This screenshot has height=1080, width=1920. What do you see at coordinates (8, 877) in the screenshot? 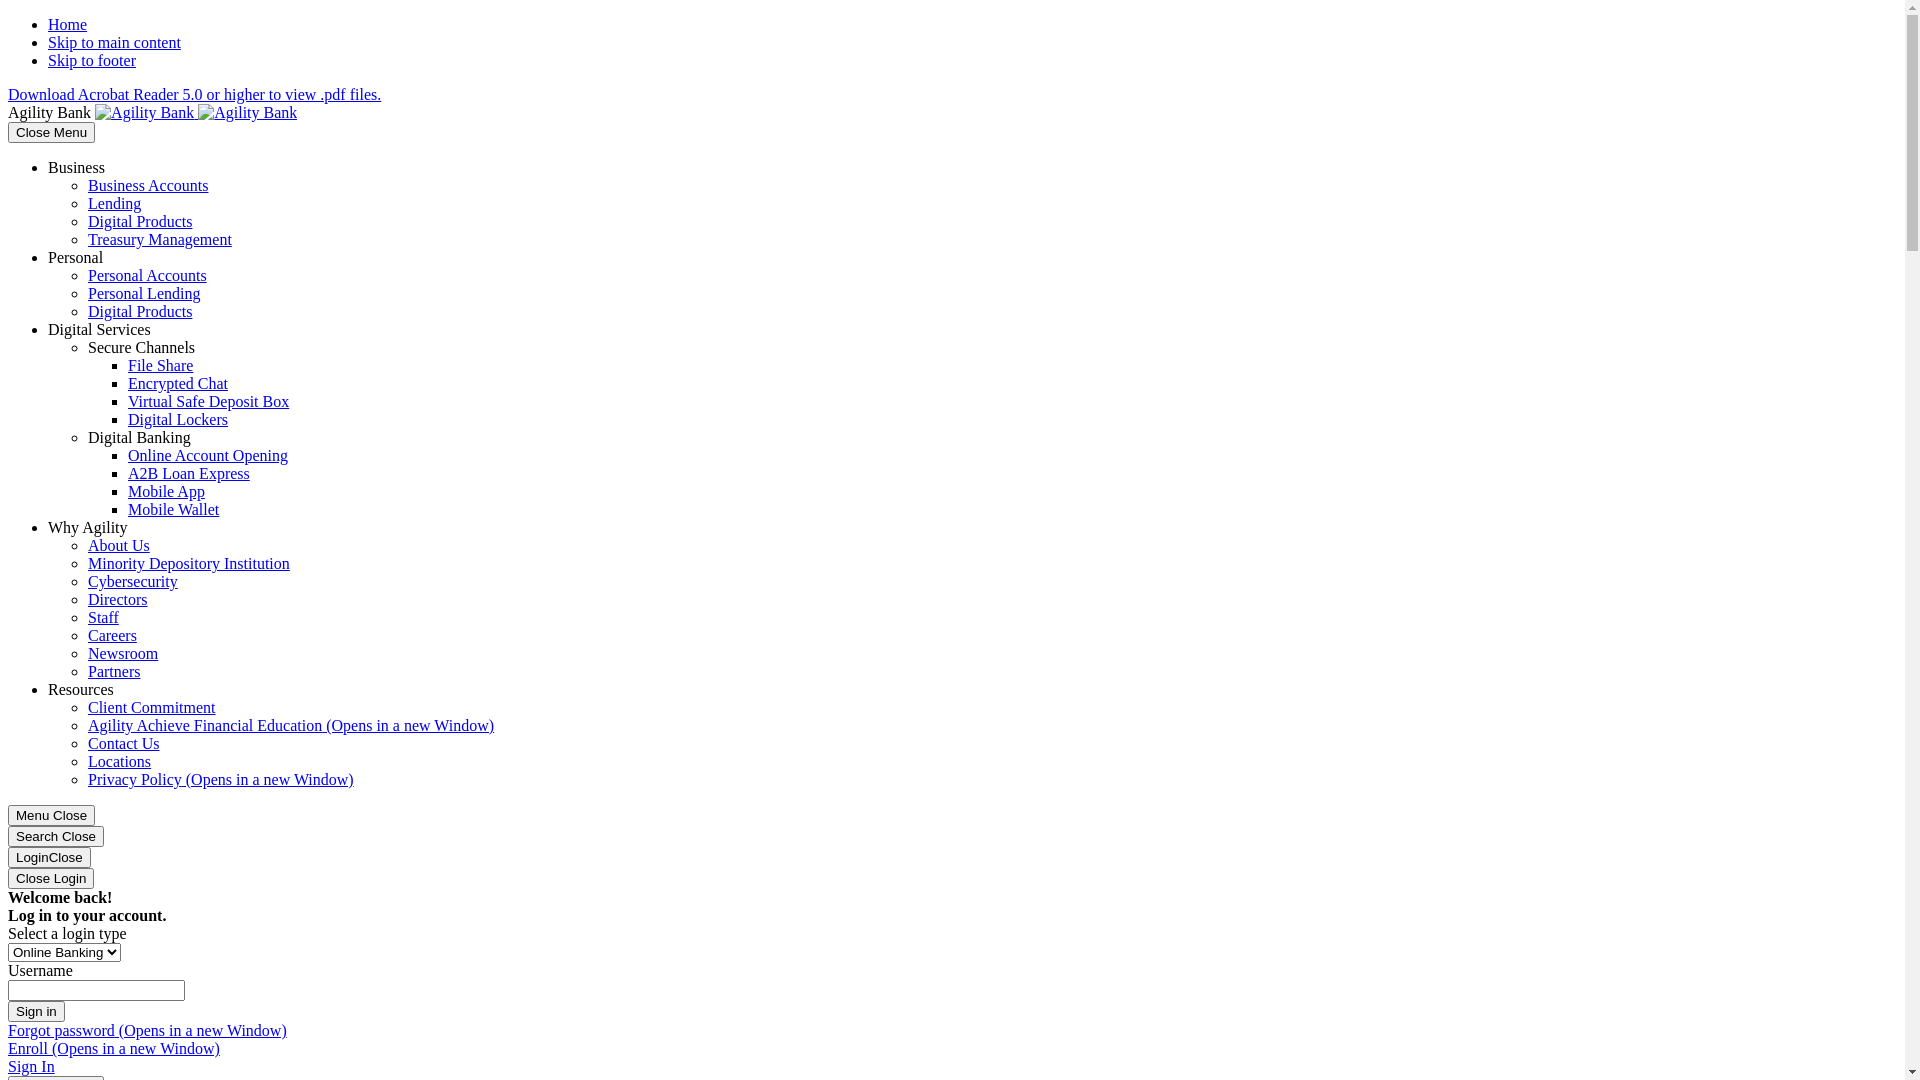
I see `'Close Login'` at bounding box center [8, 877].